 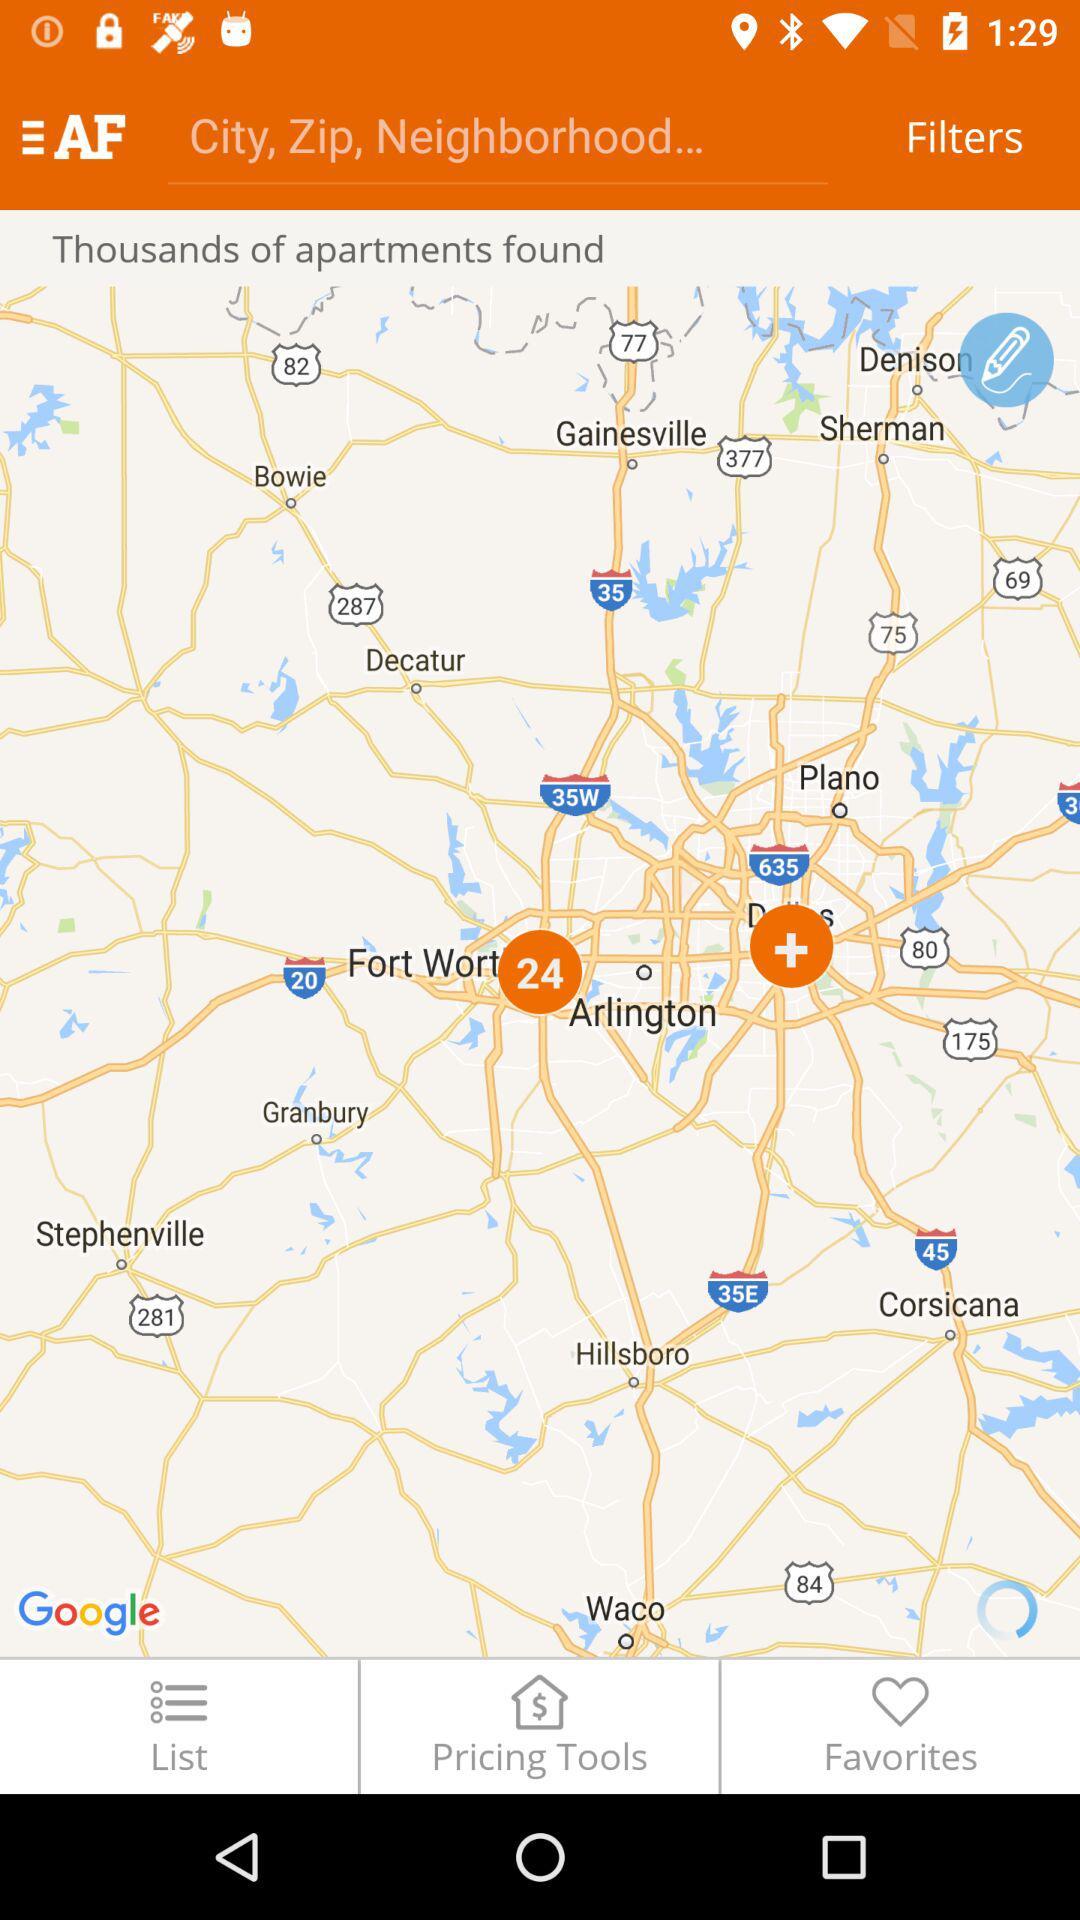 I want to click on item to the right of pricing tools item, so click(x=900, y=1725).